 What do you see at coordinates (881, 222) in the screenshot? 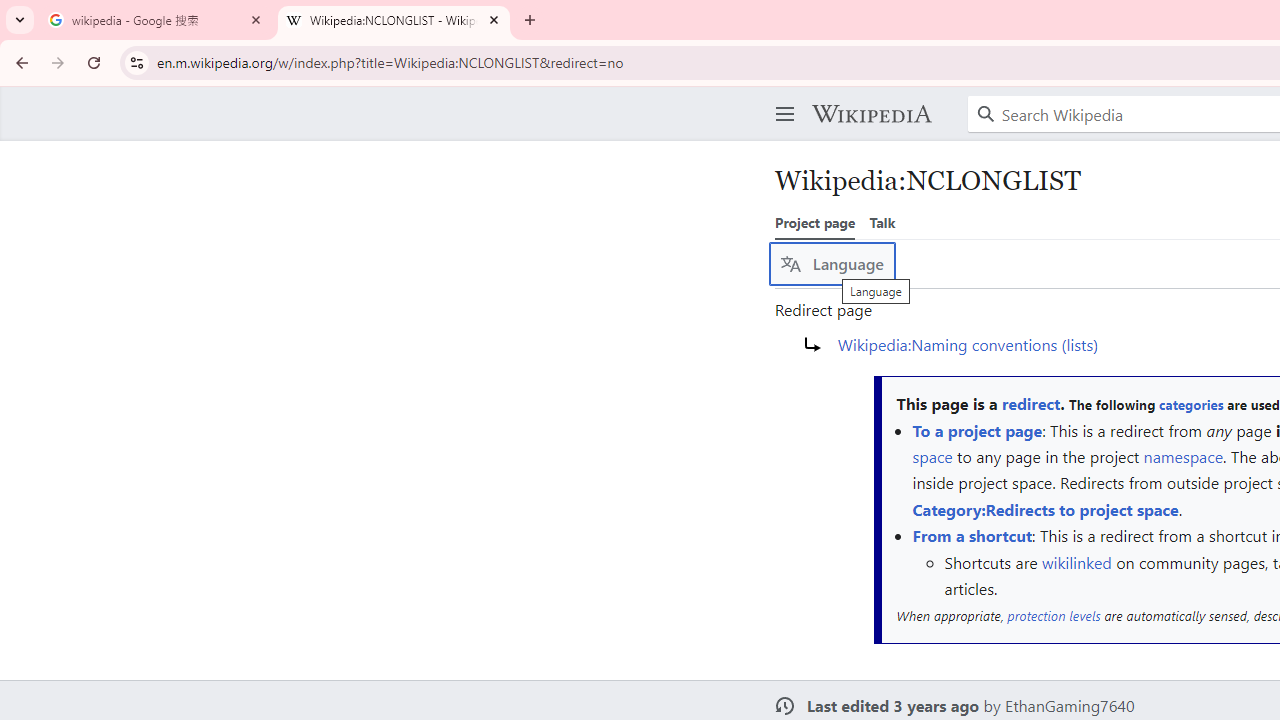
I see `'Talk'` at bounding box center [881, 222].